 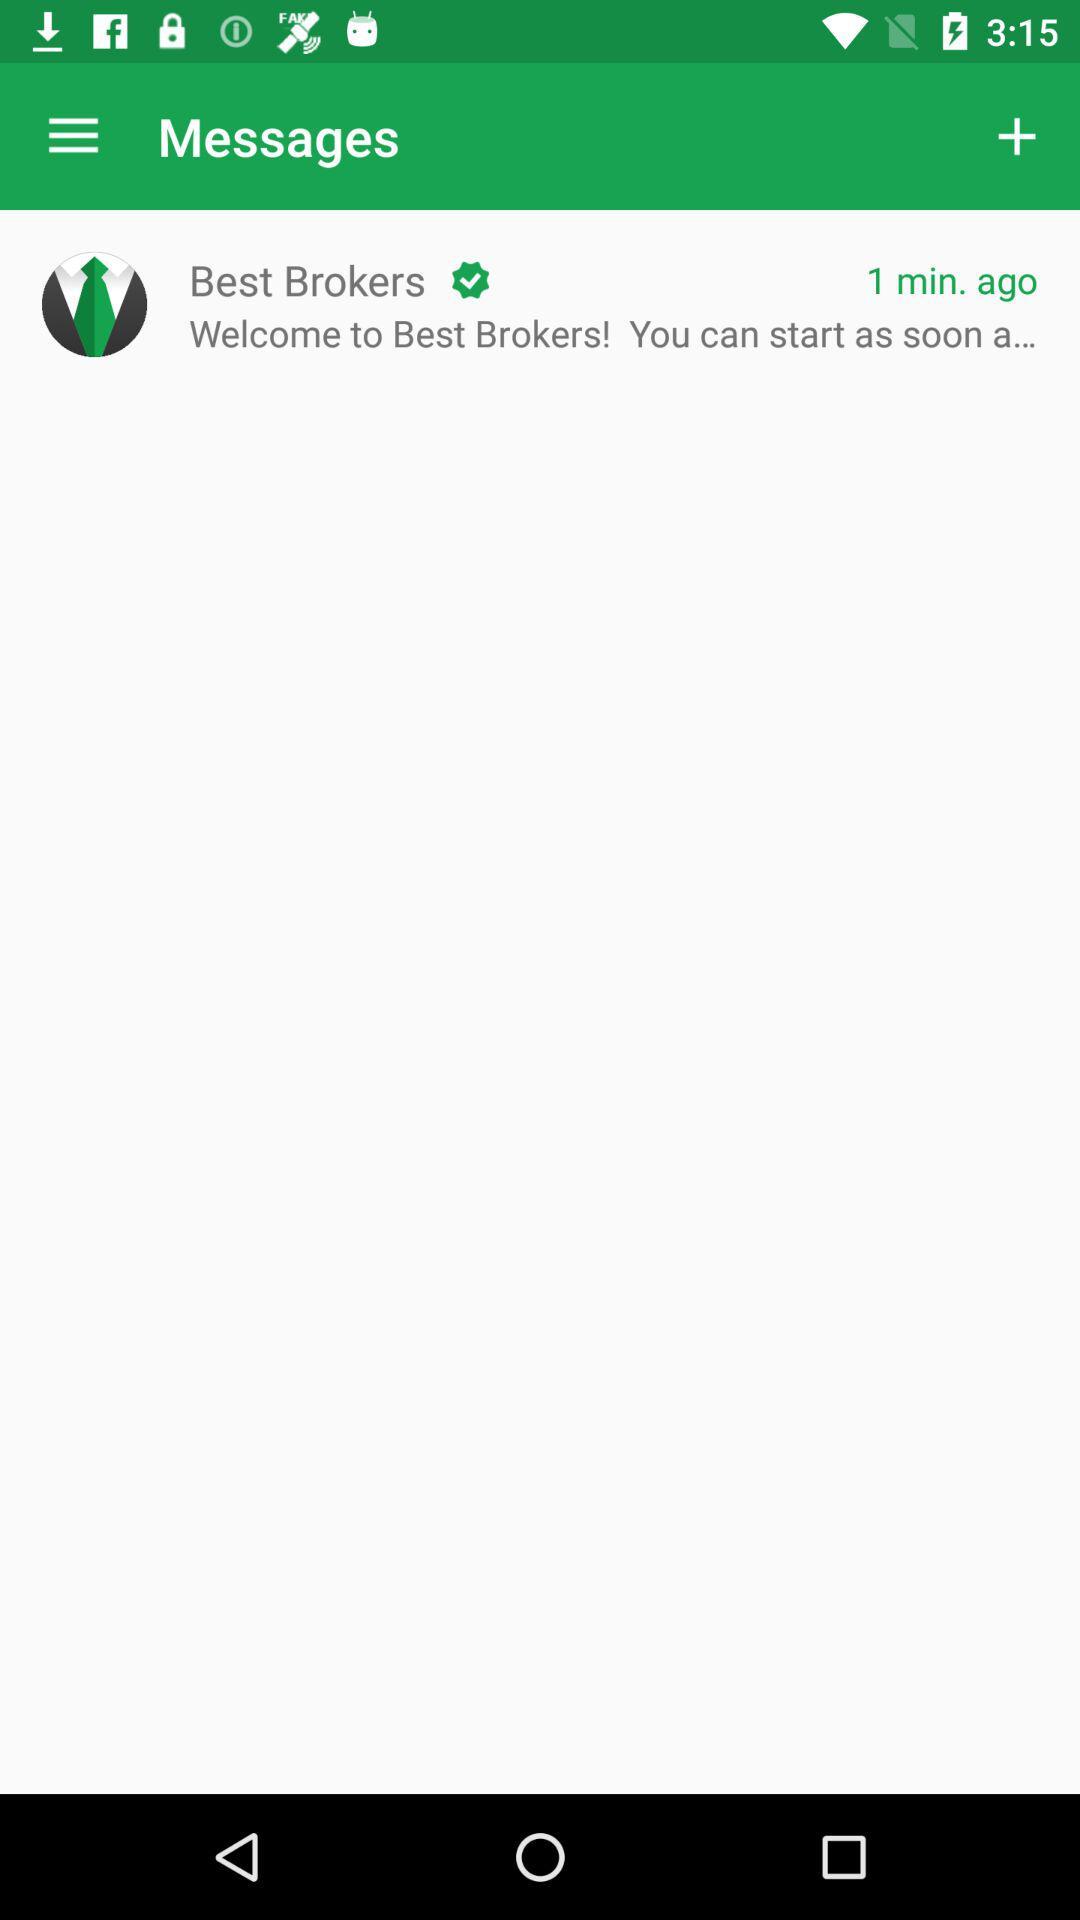 I want to click on the item next to the messages item, so click(x=1017, y=135).